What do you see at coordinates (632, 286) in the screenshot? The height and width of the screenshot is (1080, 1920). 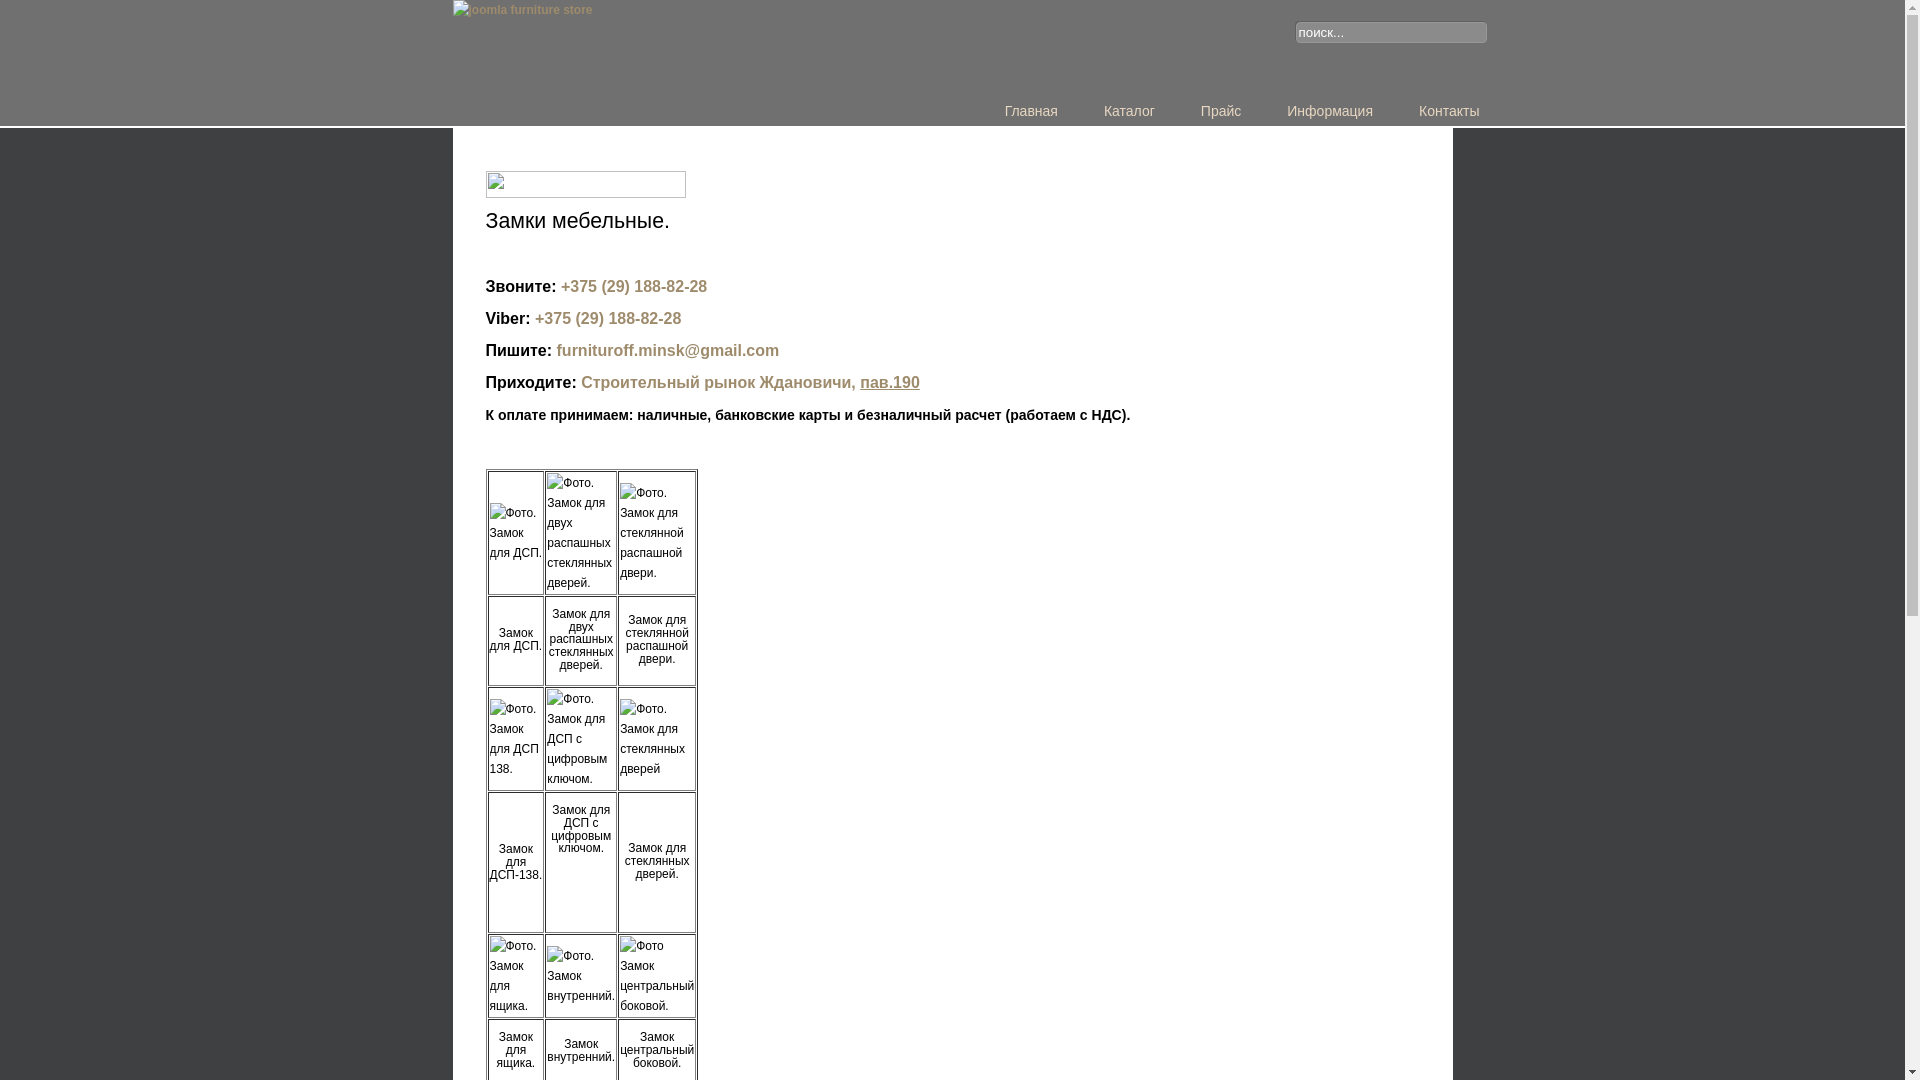 I see `'+375 (29) 188-82-28'` at bounding box center [632, 286].